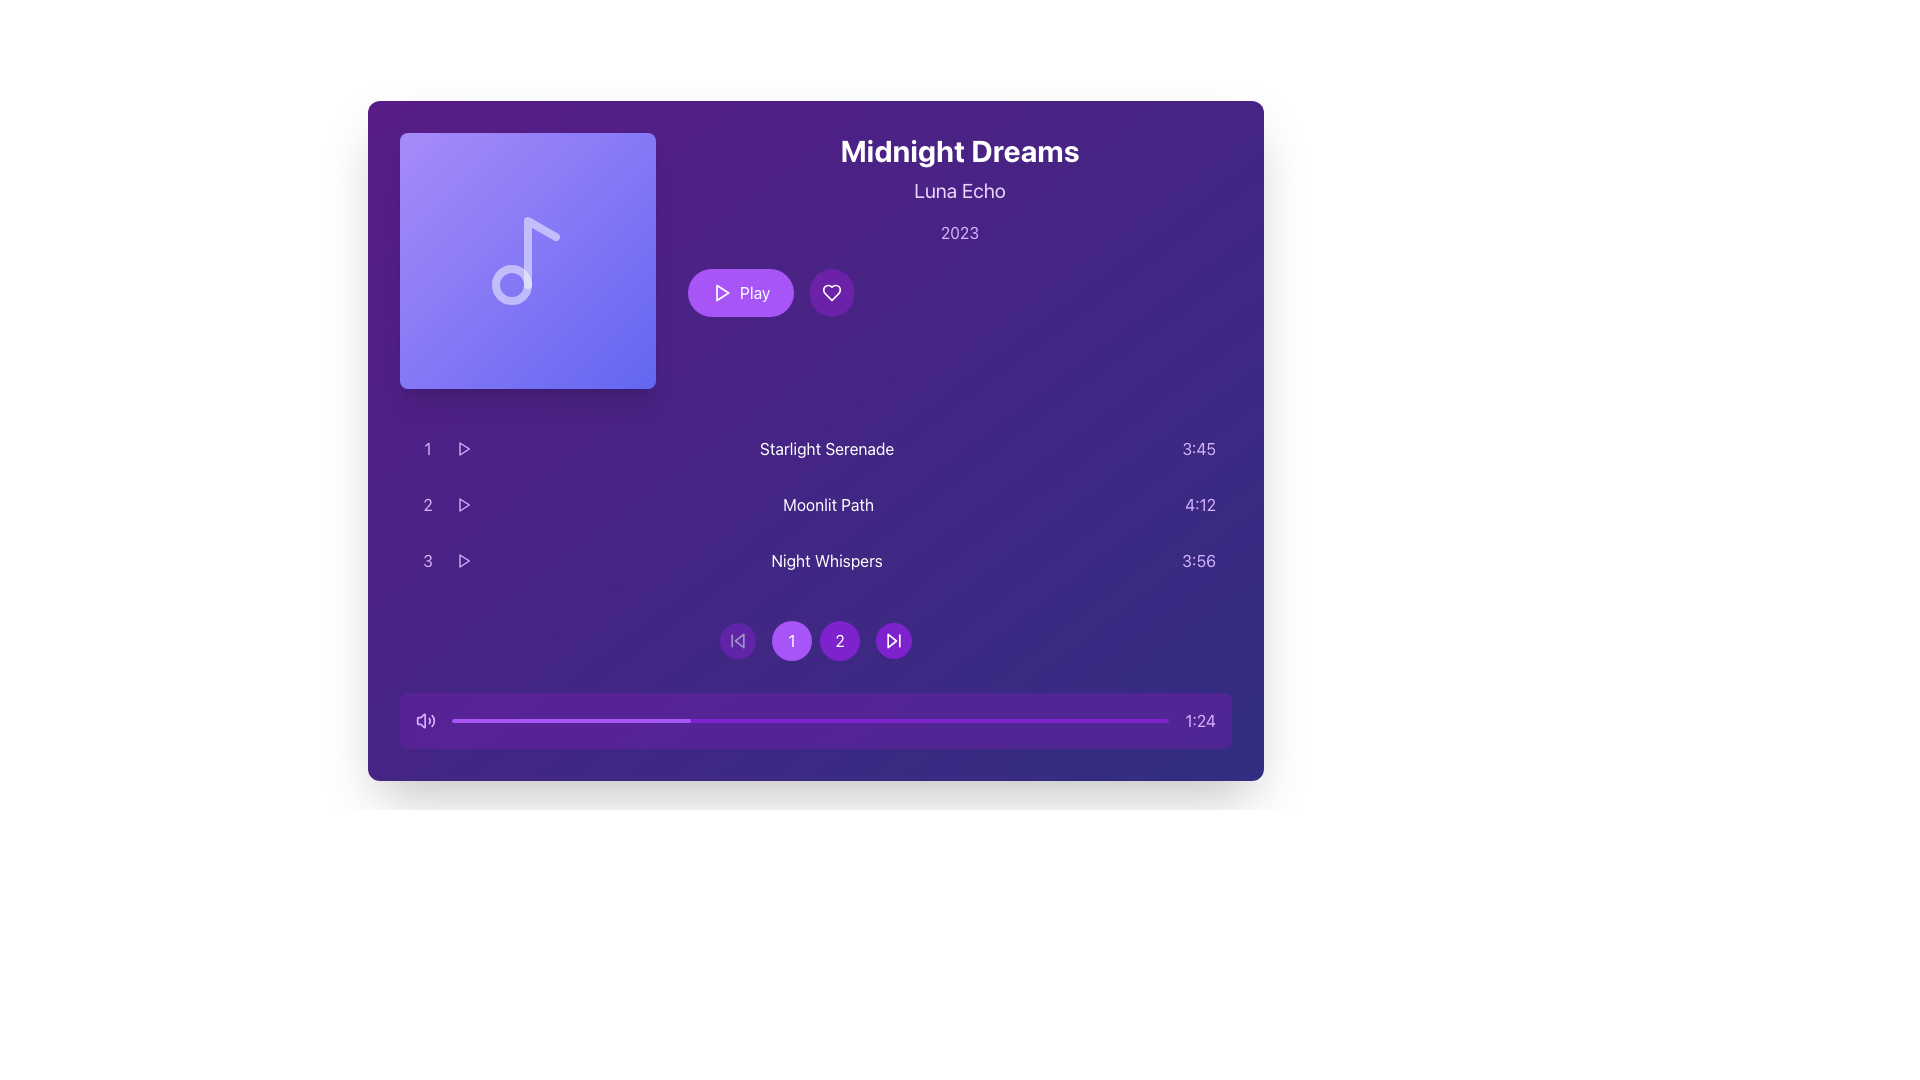 This screenshot has height=1080, width=1920. I want to click on the triangular play icon in the third row of the vertical list of play icons to enable keyboard navigation, so click(463, 560).